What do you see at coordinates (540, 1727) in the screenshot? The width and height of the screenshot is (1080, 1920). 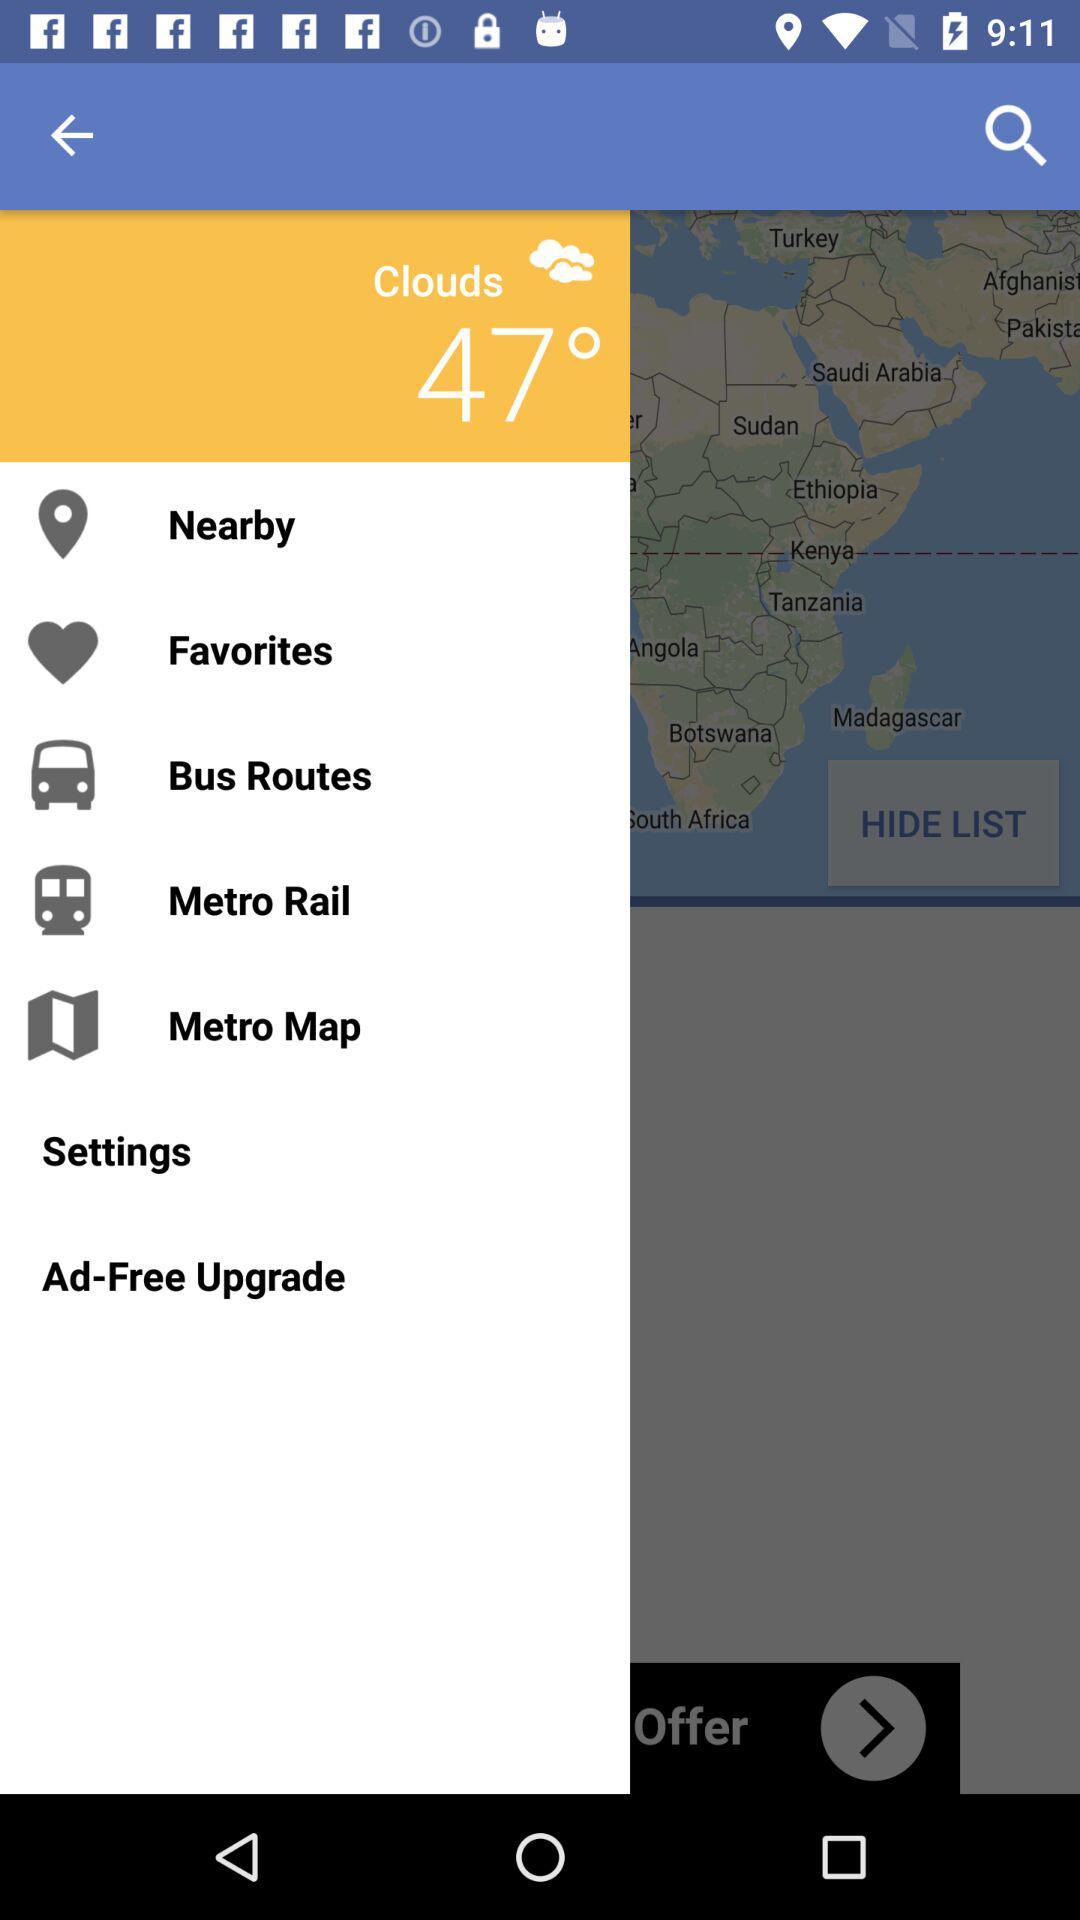 I see `open advertisement` at bounding box center [540, 1727].